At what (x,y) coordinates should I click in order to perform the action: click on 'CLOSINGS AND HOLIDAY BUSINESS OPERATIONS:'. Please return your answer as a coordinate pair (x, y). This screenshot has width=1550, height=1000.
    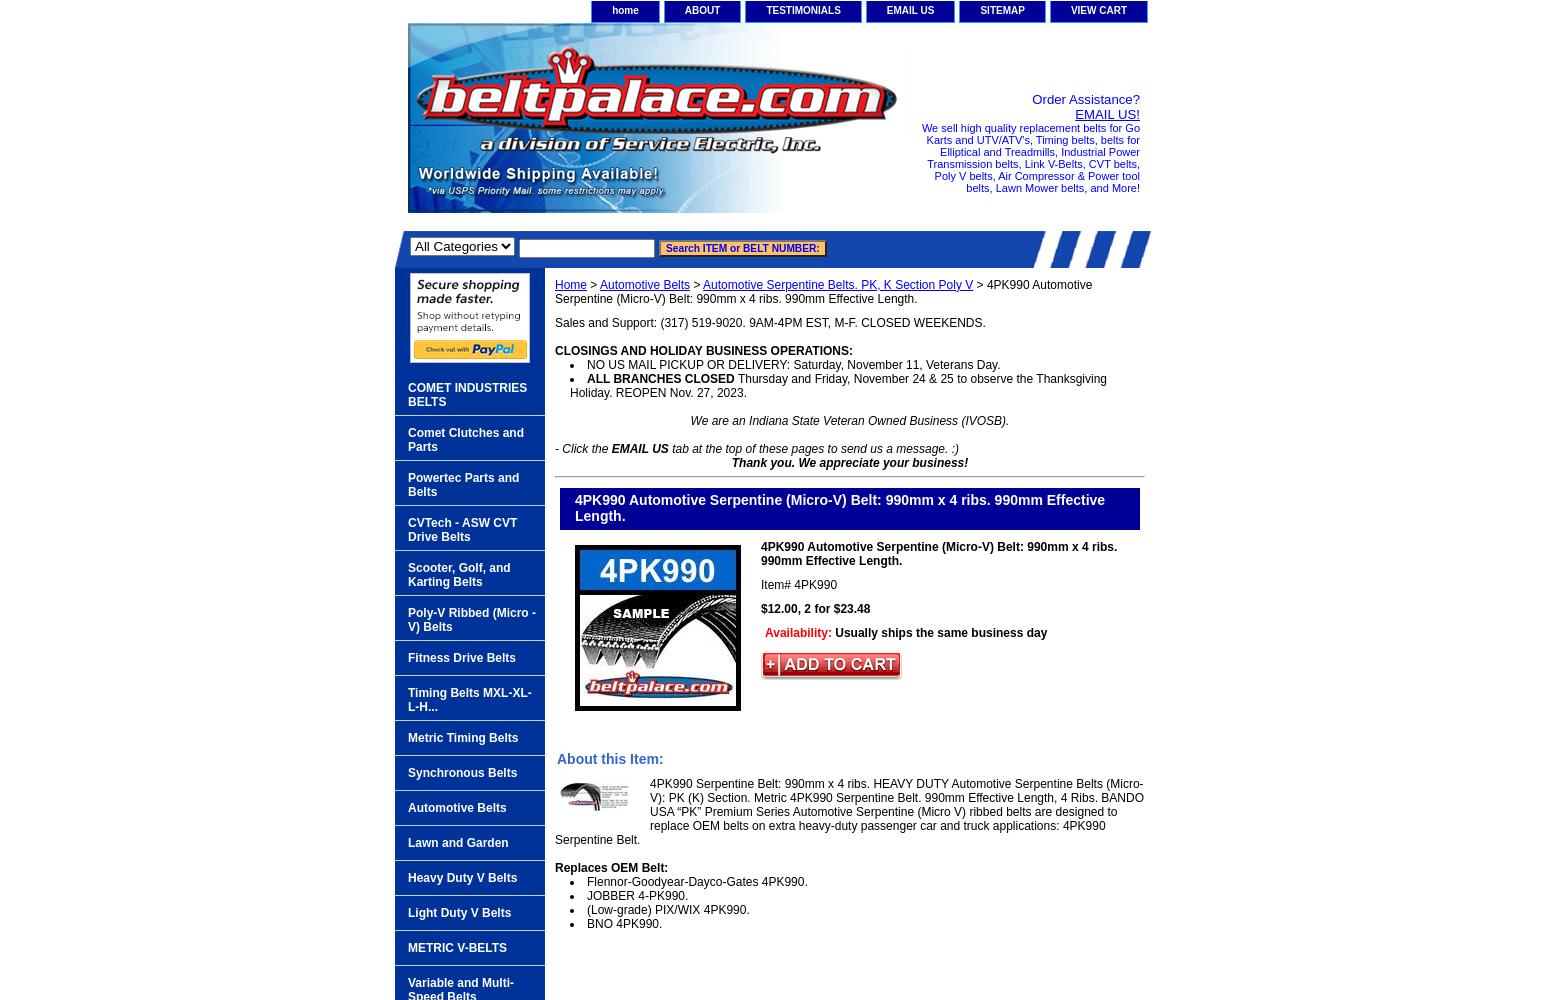
    Looking at the image, I should click on (704, 349).